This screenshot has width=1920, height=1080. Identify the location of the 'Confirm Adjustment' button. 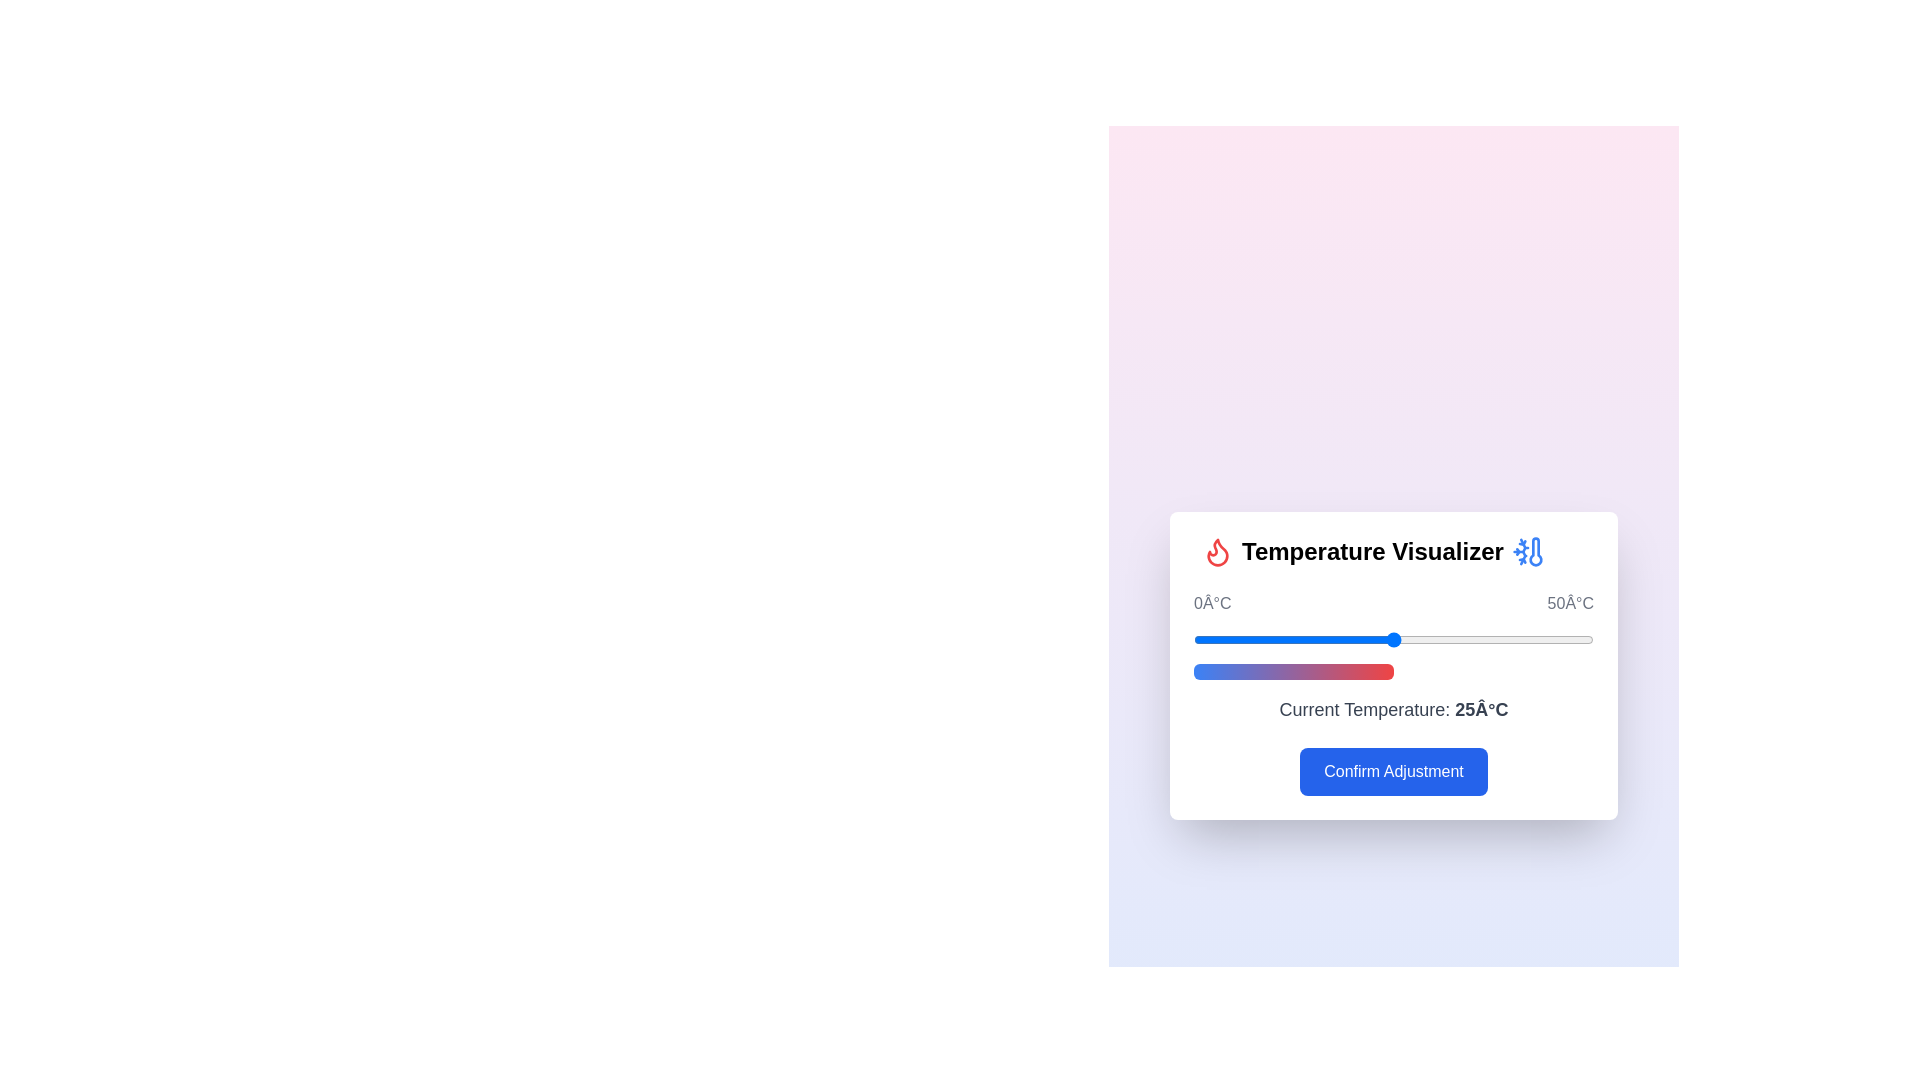
(1392, 770).